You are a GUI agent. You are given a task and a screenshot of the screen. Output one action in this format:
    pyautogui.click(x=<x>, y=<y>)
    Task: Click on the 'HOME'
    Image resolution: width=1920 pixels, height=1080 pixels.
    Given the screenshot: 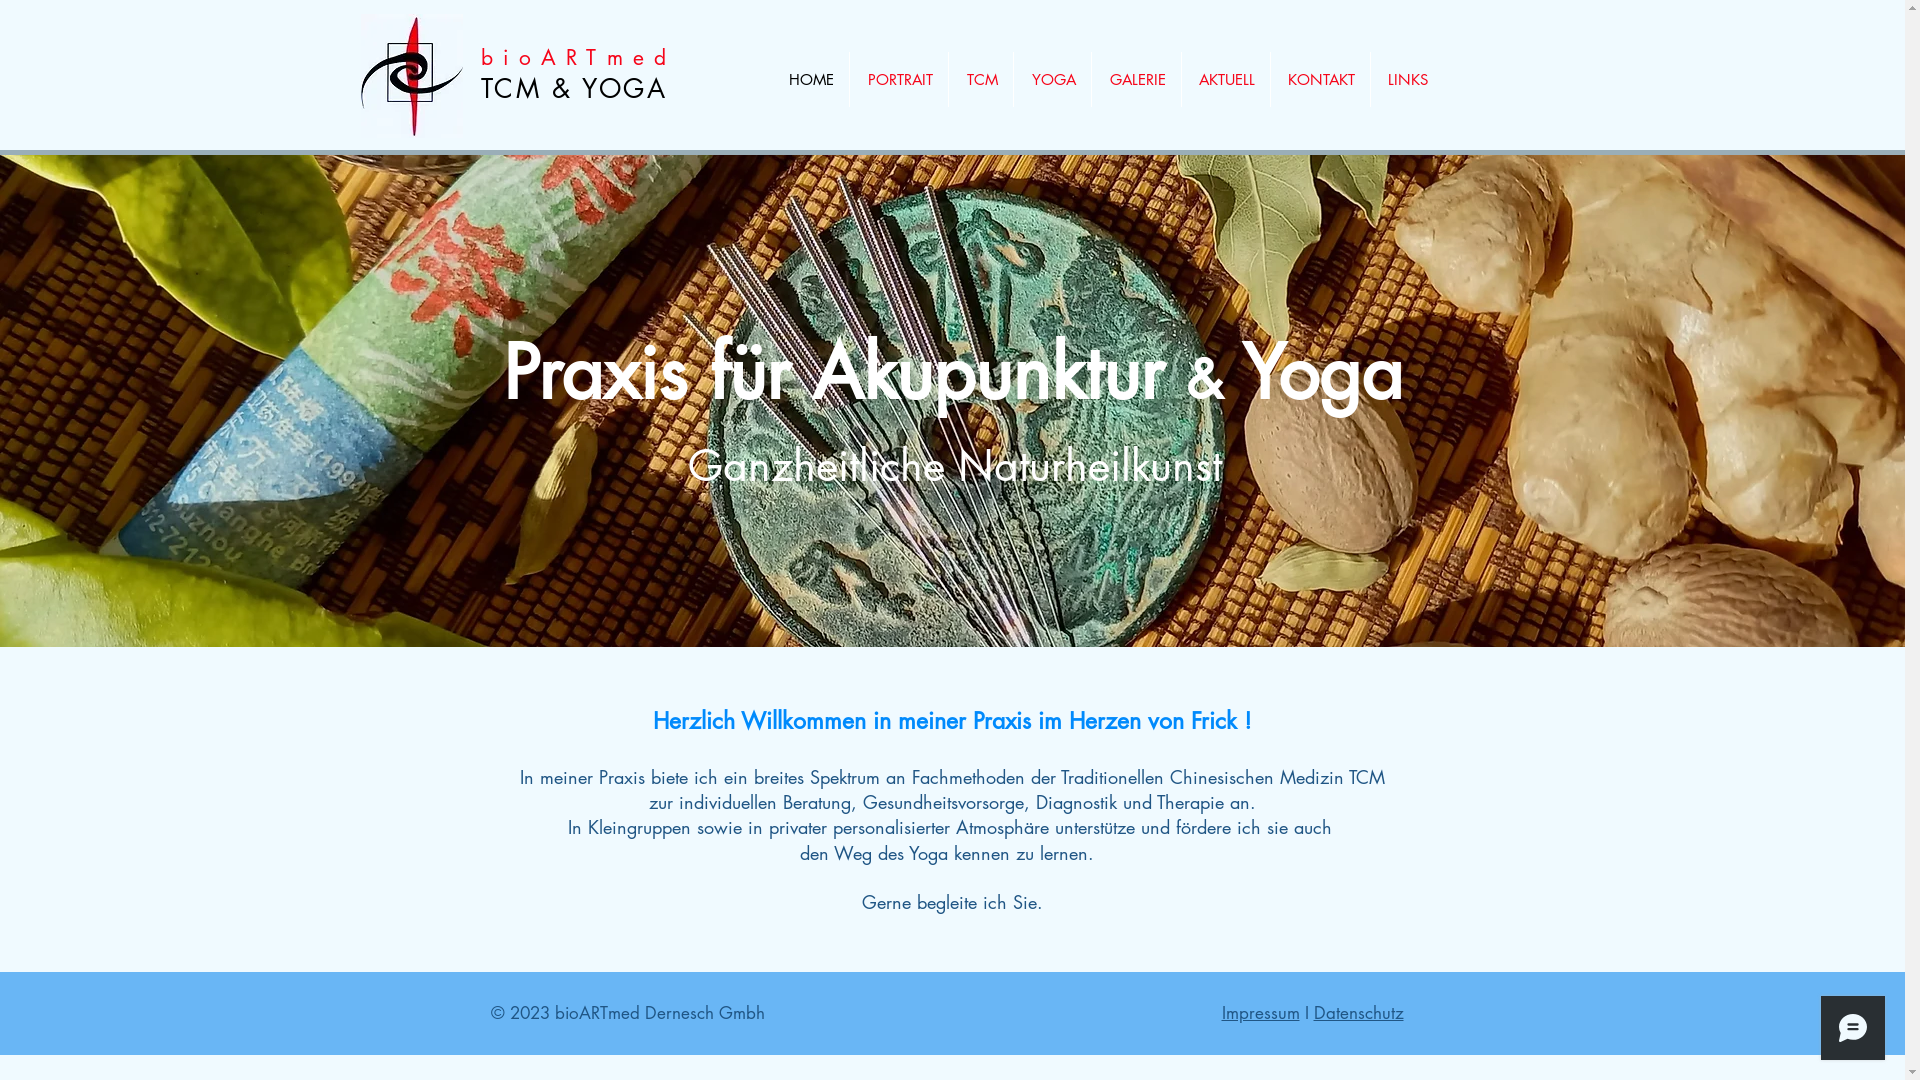 What is the action you would take?
    pyautogui.click(x=809, y=78)
    